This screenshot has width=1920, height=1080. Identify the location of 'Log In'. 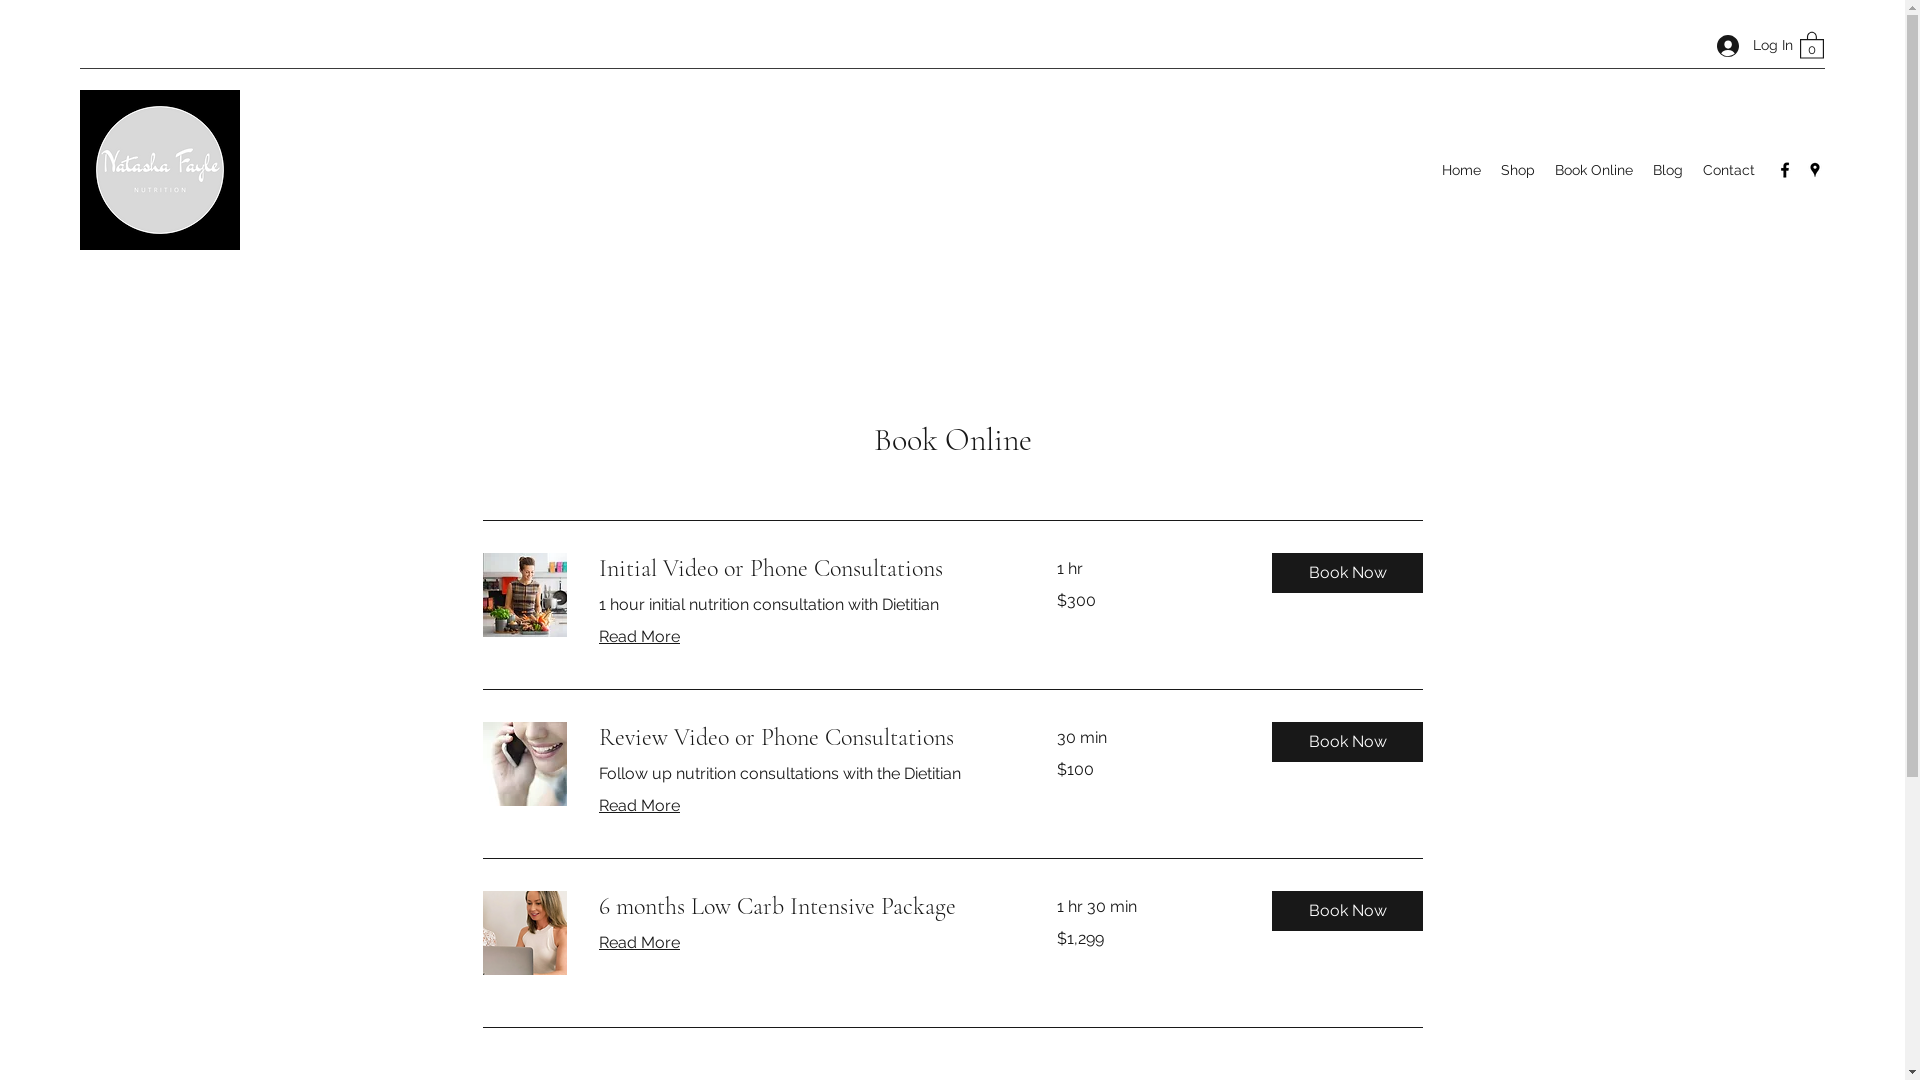
(1746, 45).